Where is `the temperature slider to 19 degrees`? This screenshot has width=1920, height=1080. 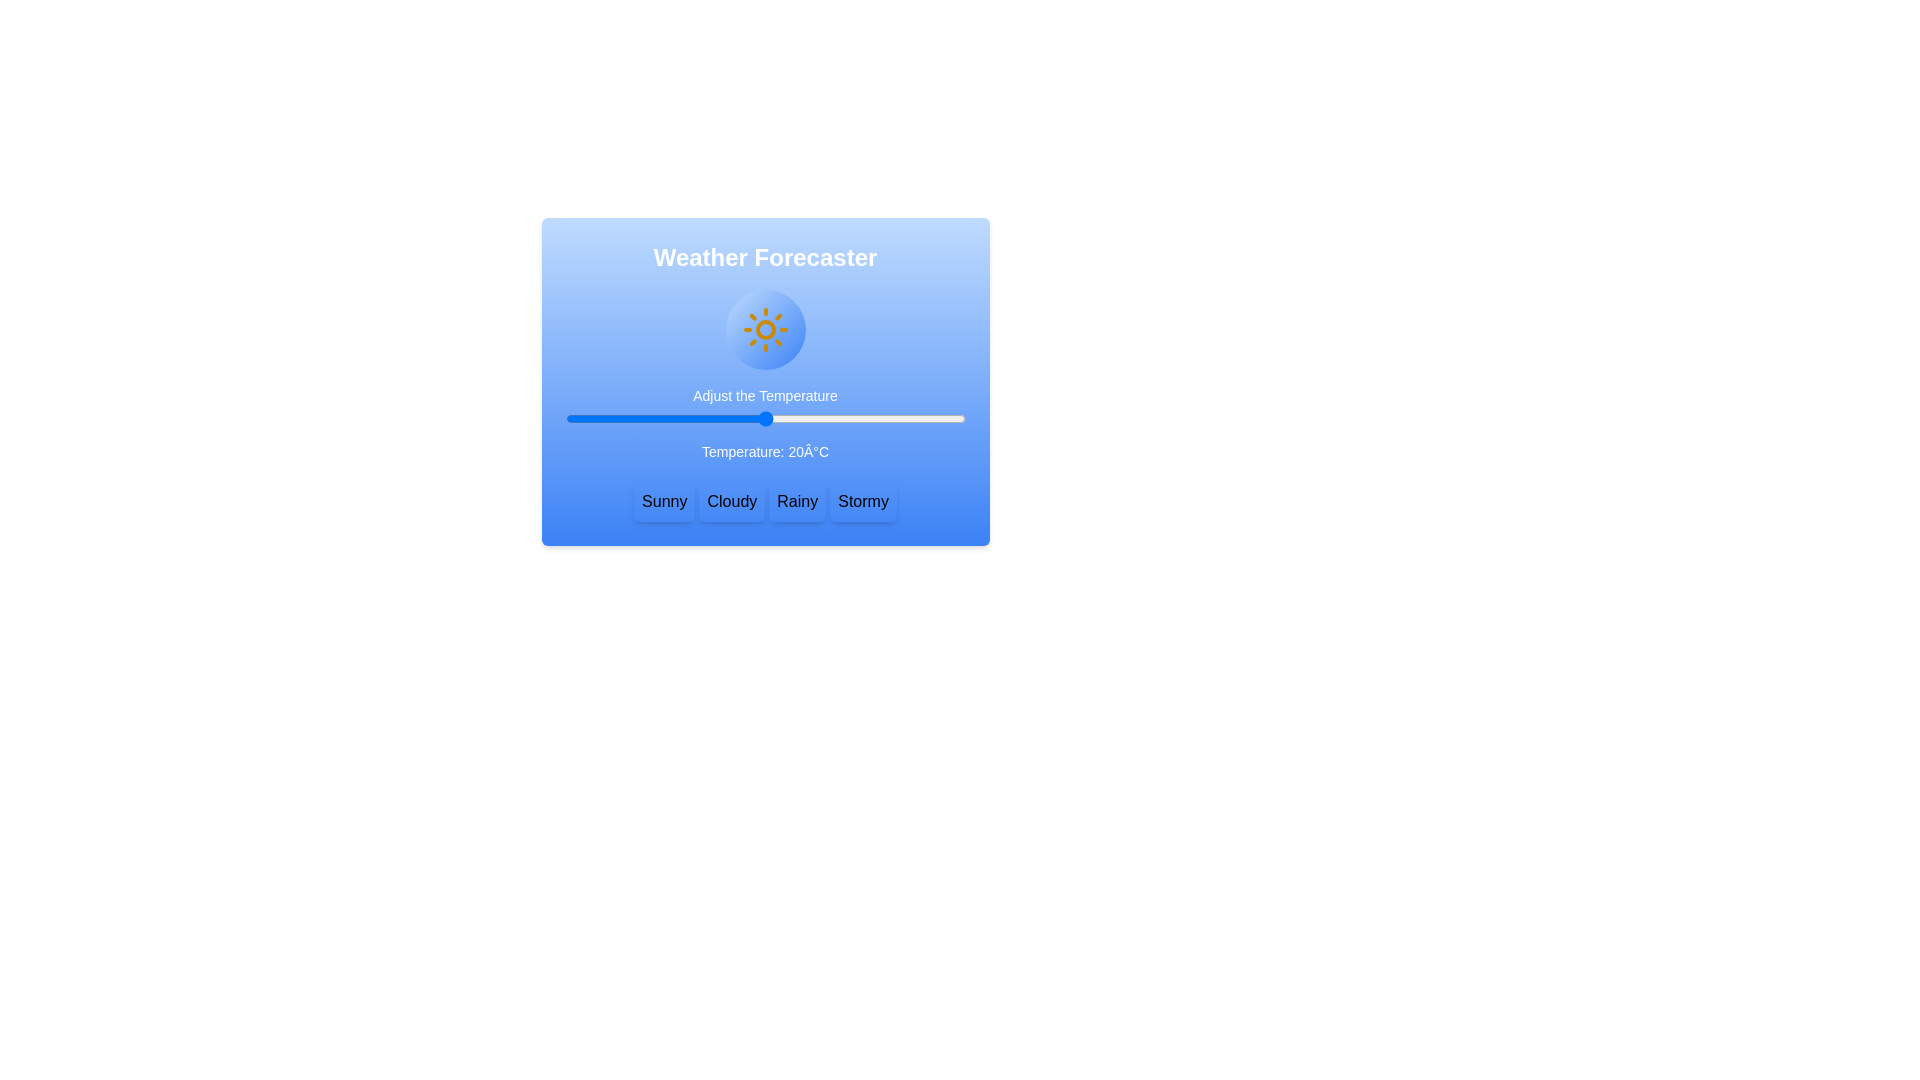
the temperature slider to 19 degrees is located at coordinates (757, 418).